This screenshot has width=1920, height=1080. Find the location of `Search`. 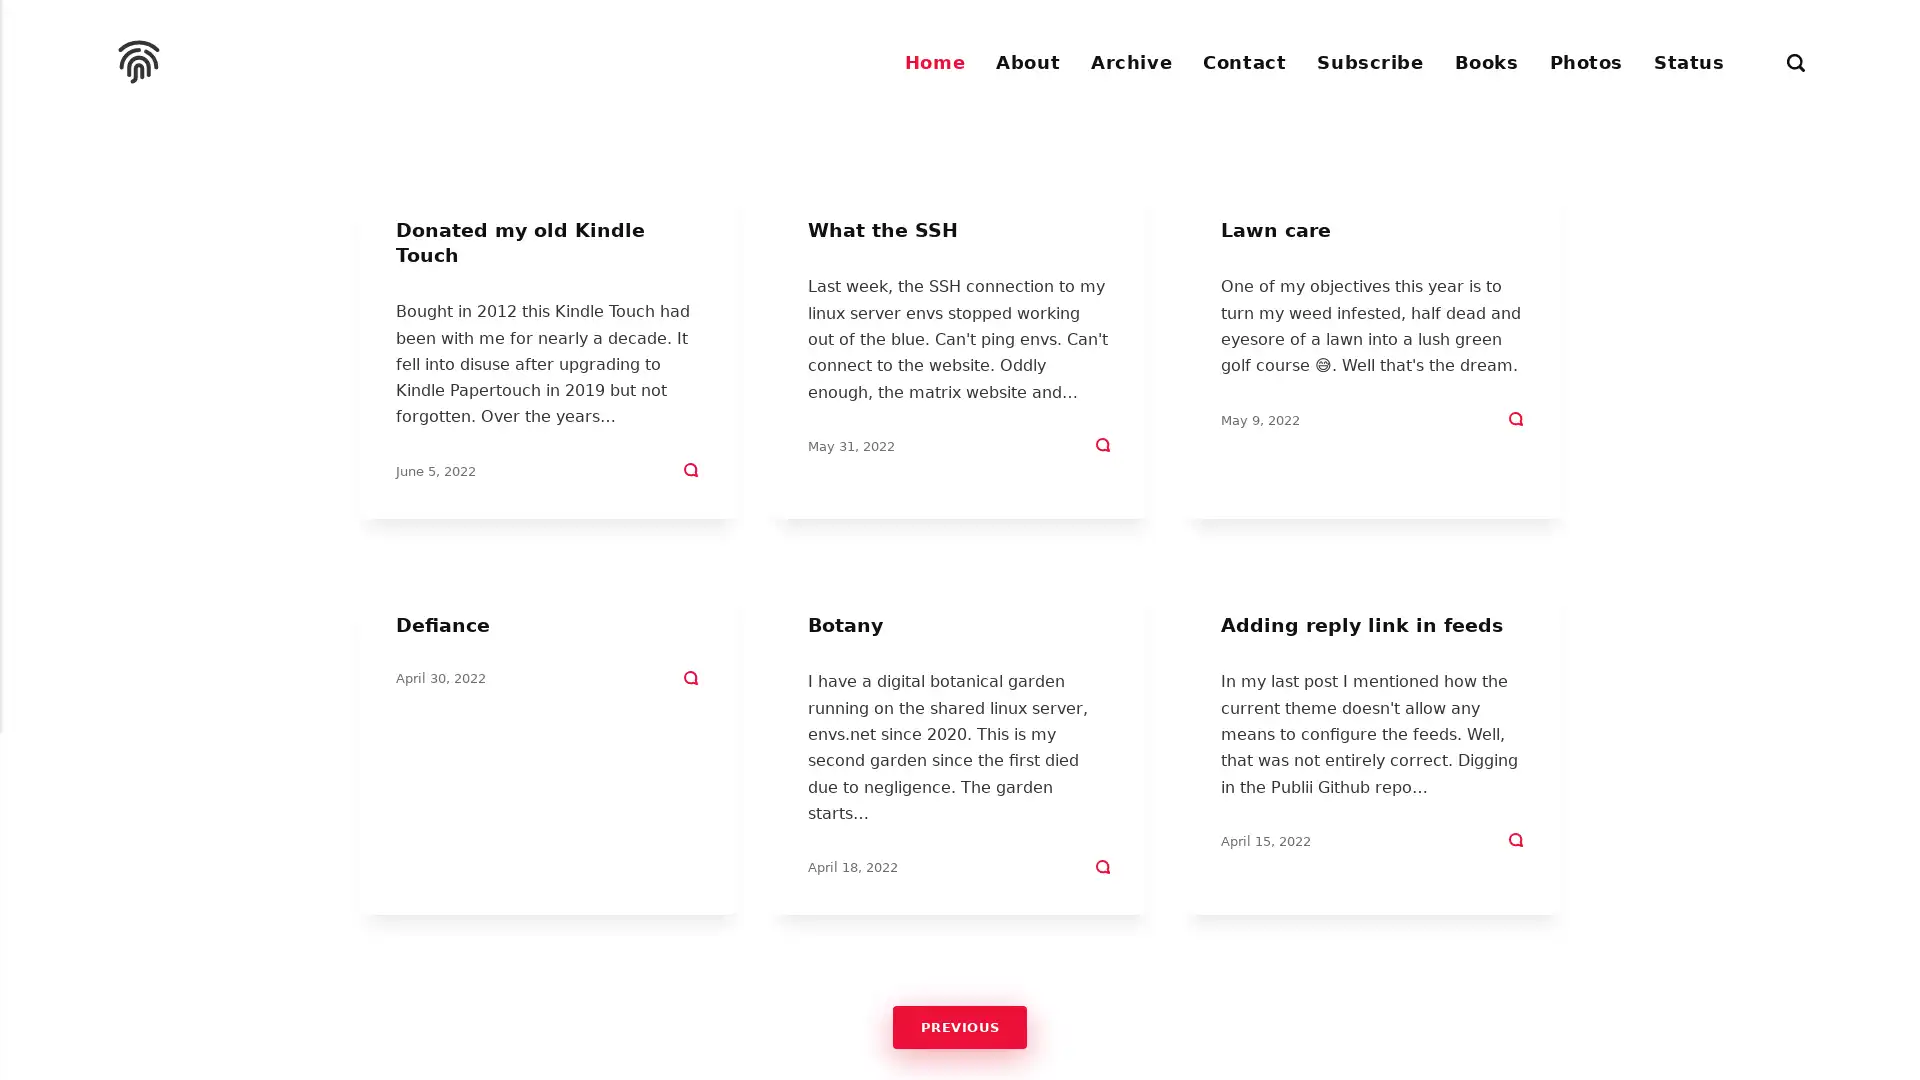

Search is located at coordinates (1795, 60).